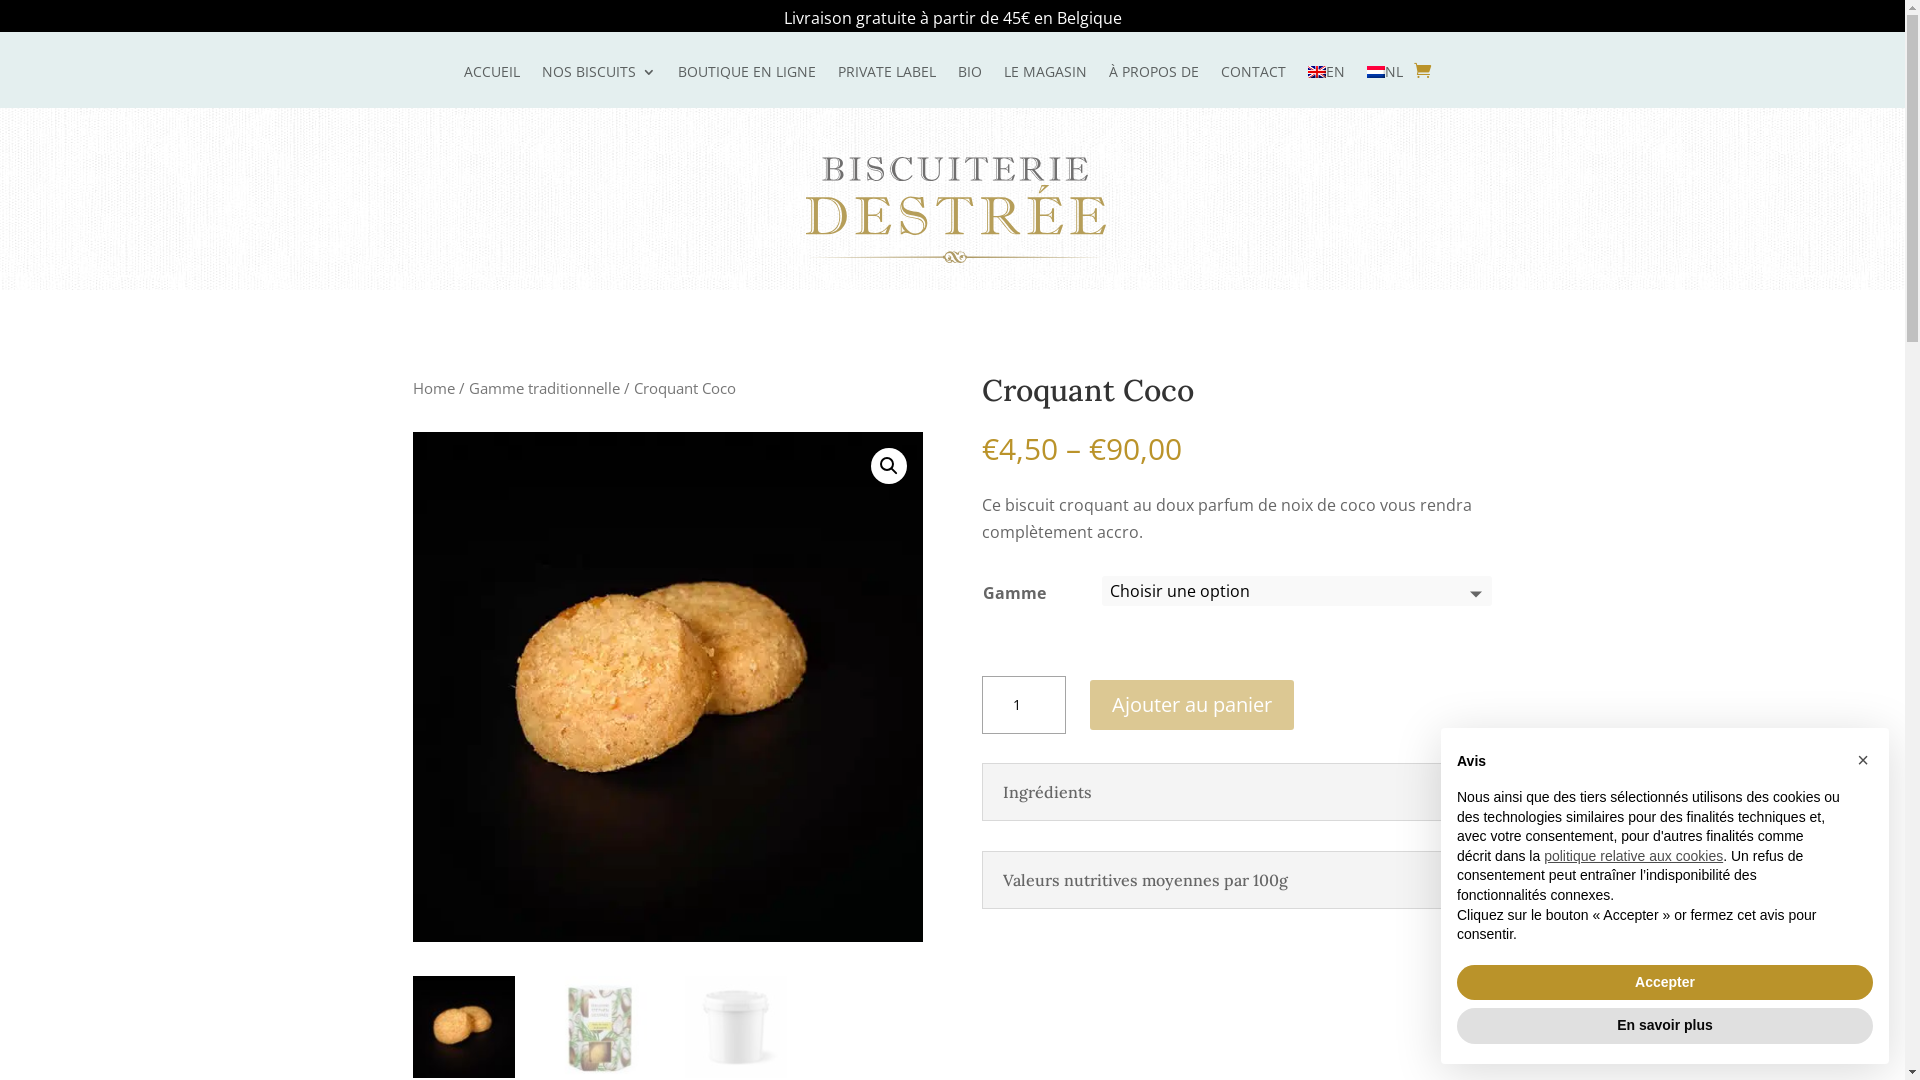  What do you see at coordinates (1633, 855) in the screenshot?
I see `'politique relative aux cookies'` at bounding box center [1633, 855].